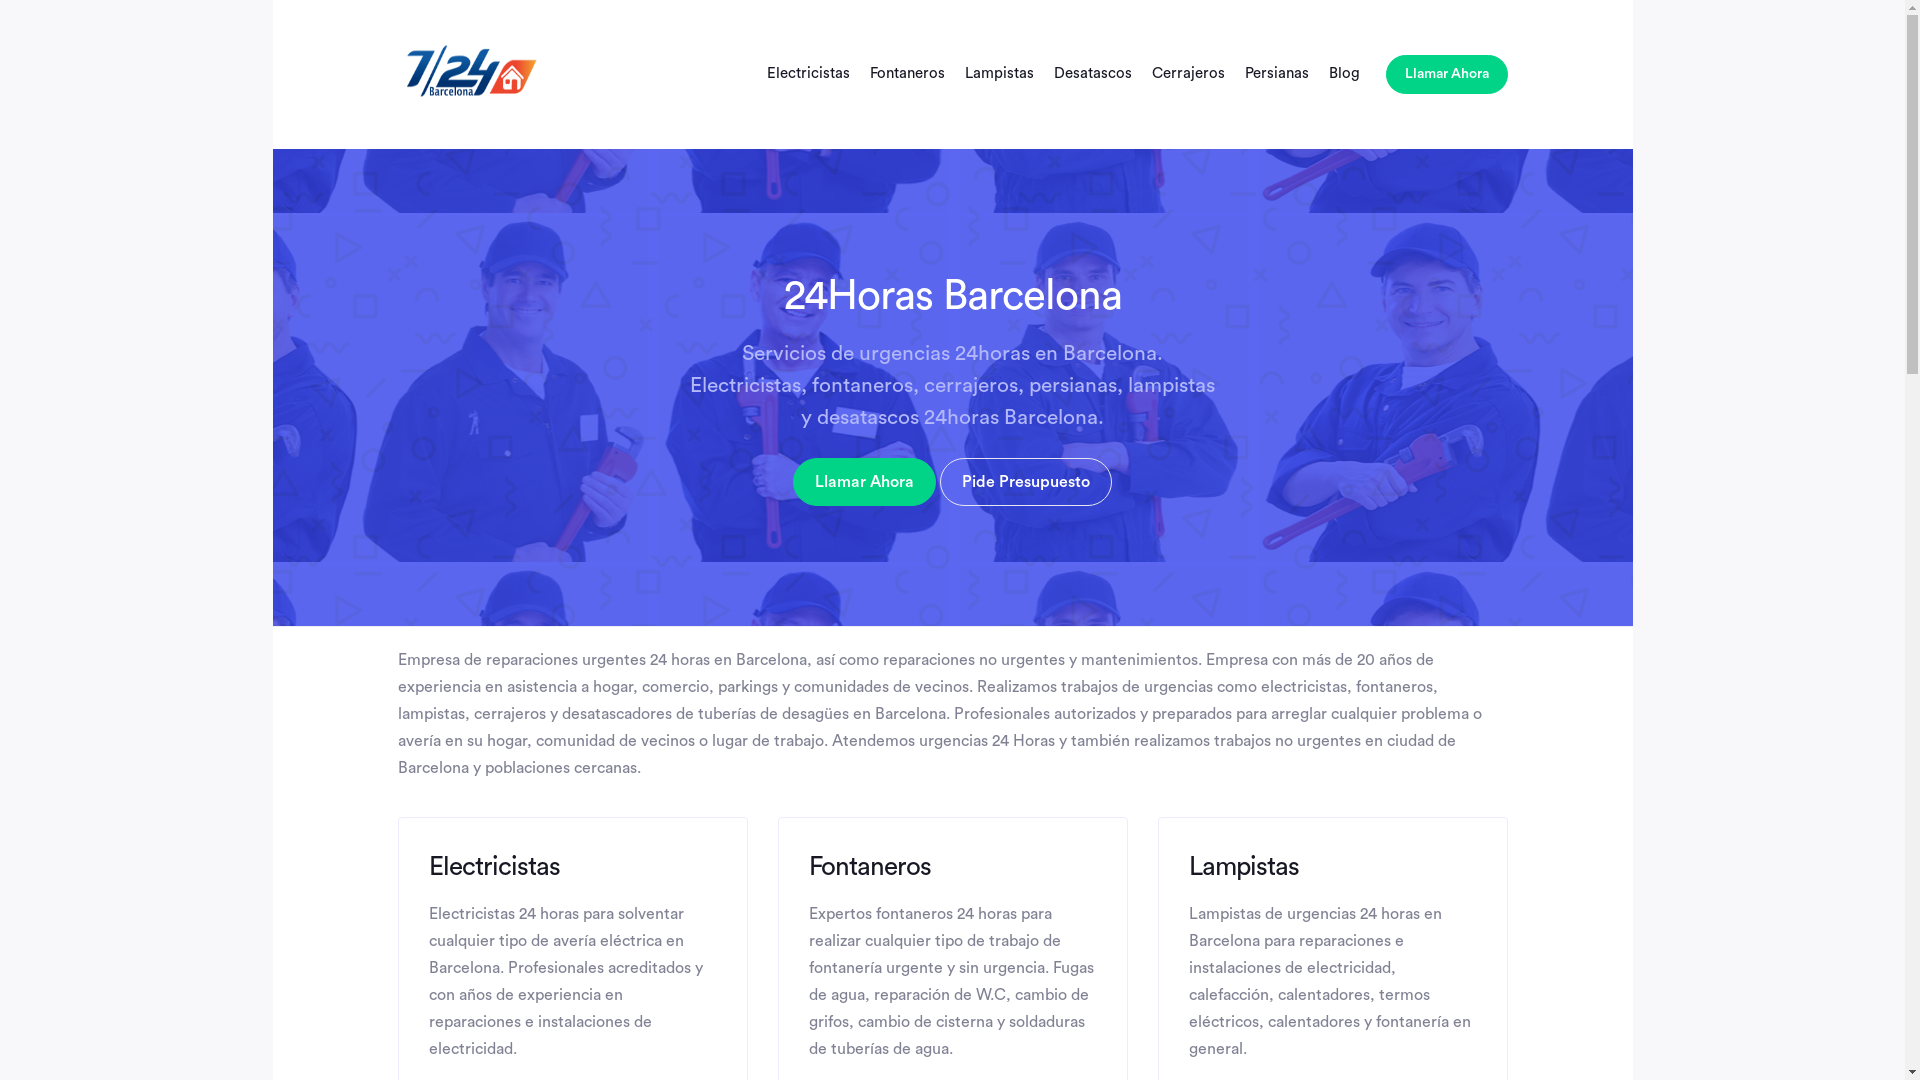 The image size is (1920, 1080). Describe the element at coordinates (998, 73) in the screenshot. I see `'Lampistas'` at that location.